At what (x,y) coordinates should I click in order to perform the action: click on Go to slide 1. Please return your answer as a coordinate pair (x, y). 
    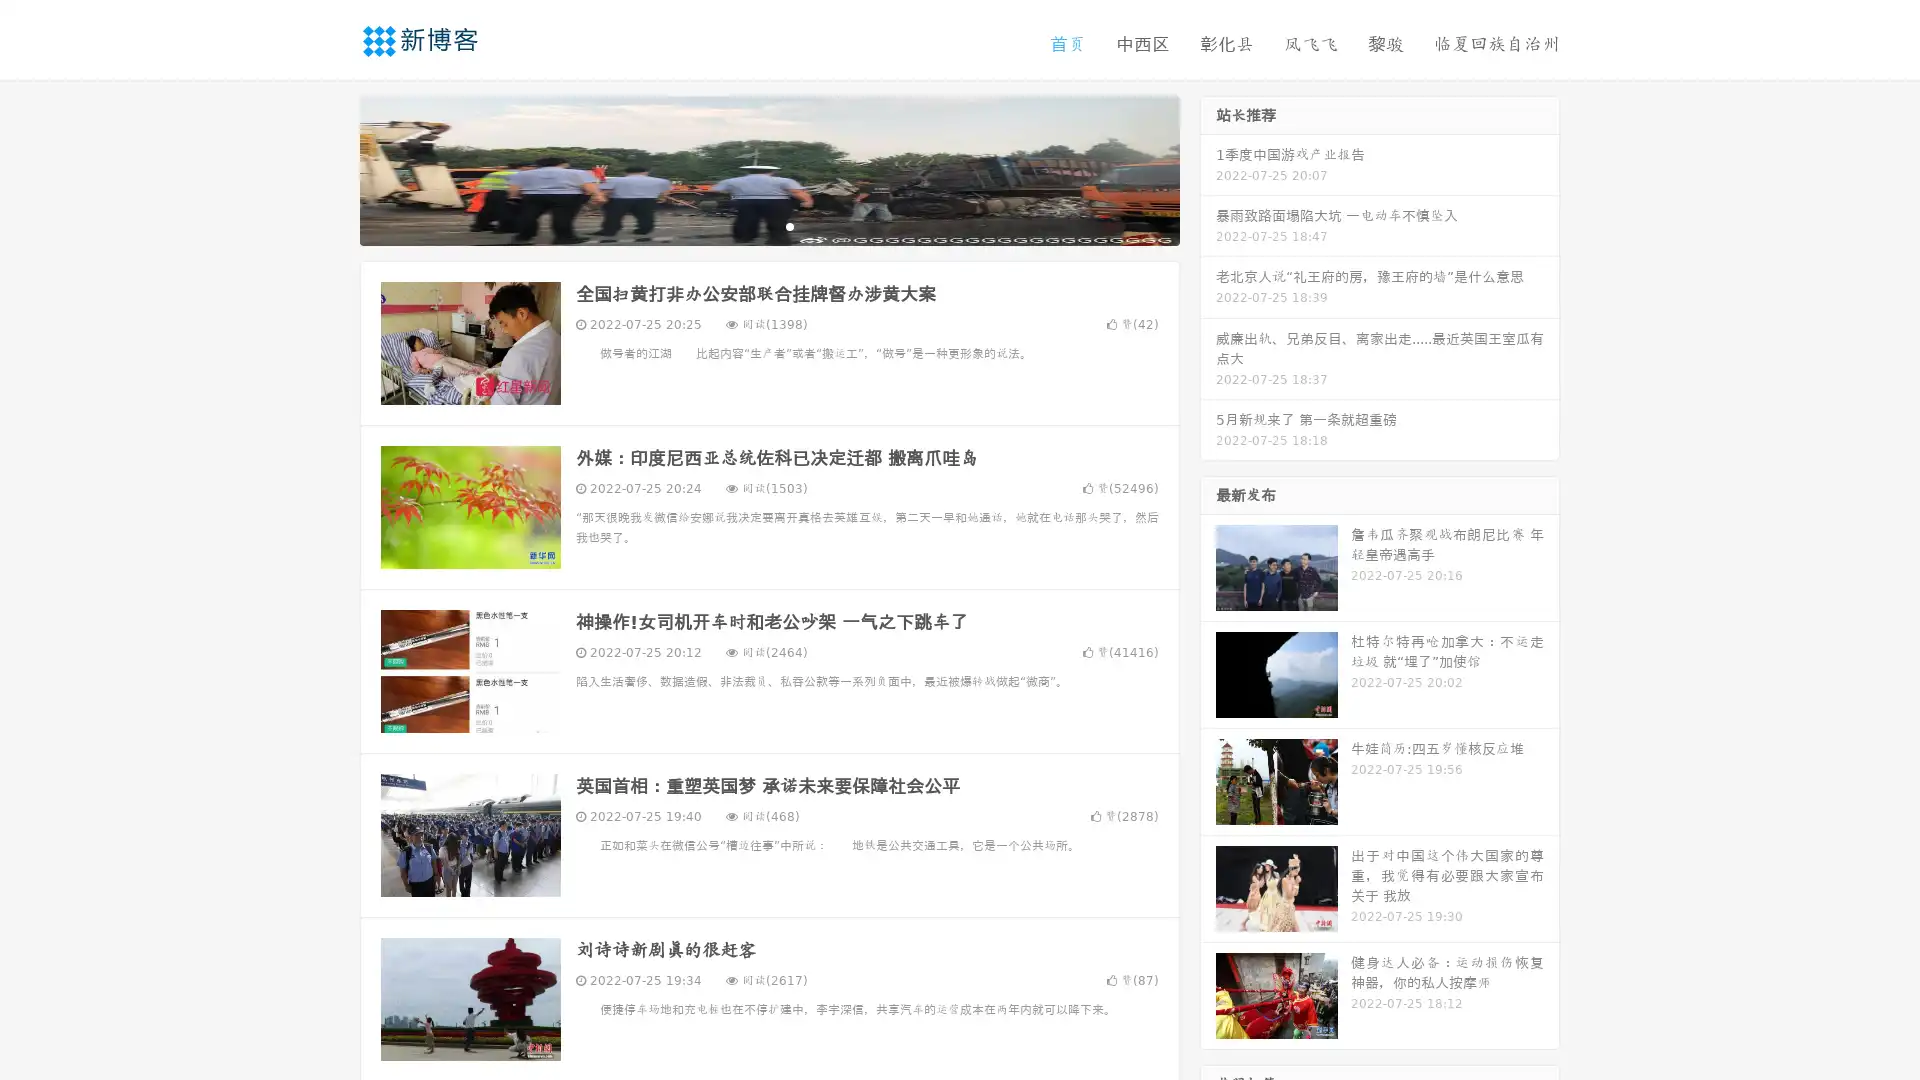
    Looking at the image, I should click on (748, 225).